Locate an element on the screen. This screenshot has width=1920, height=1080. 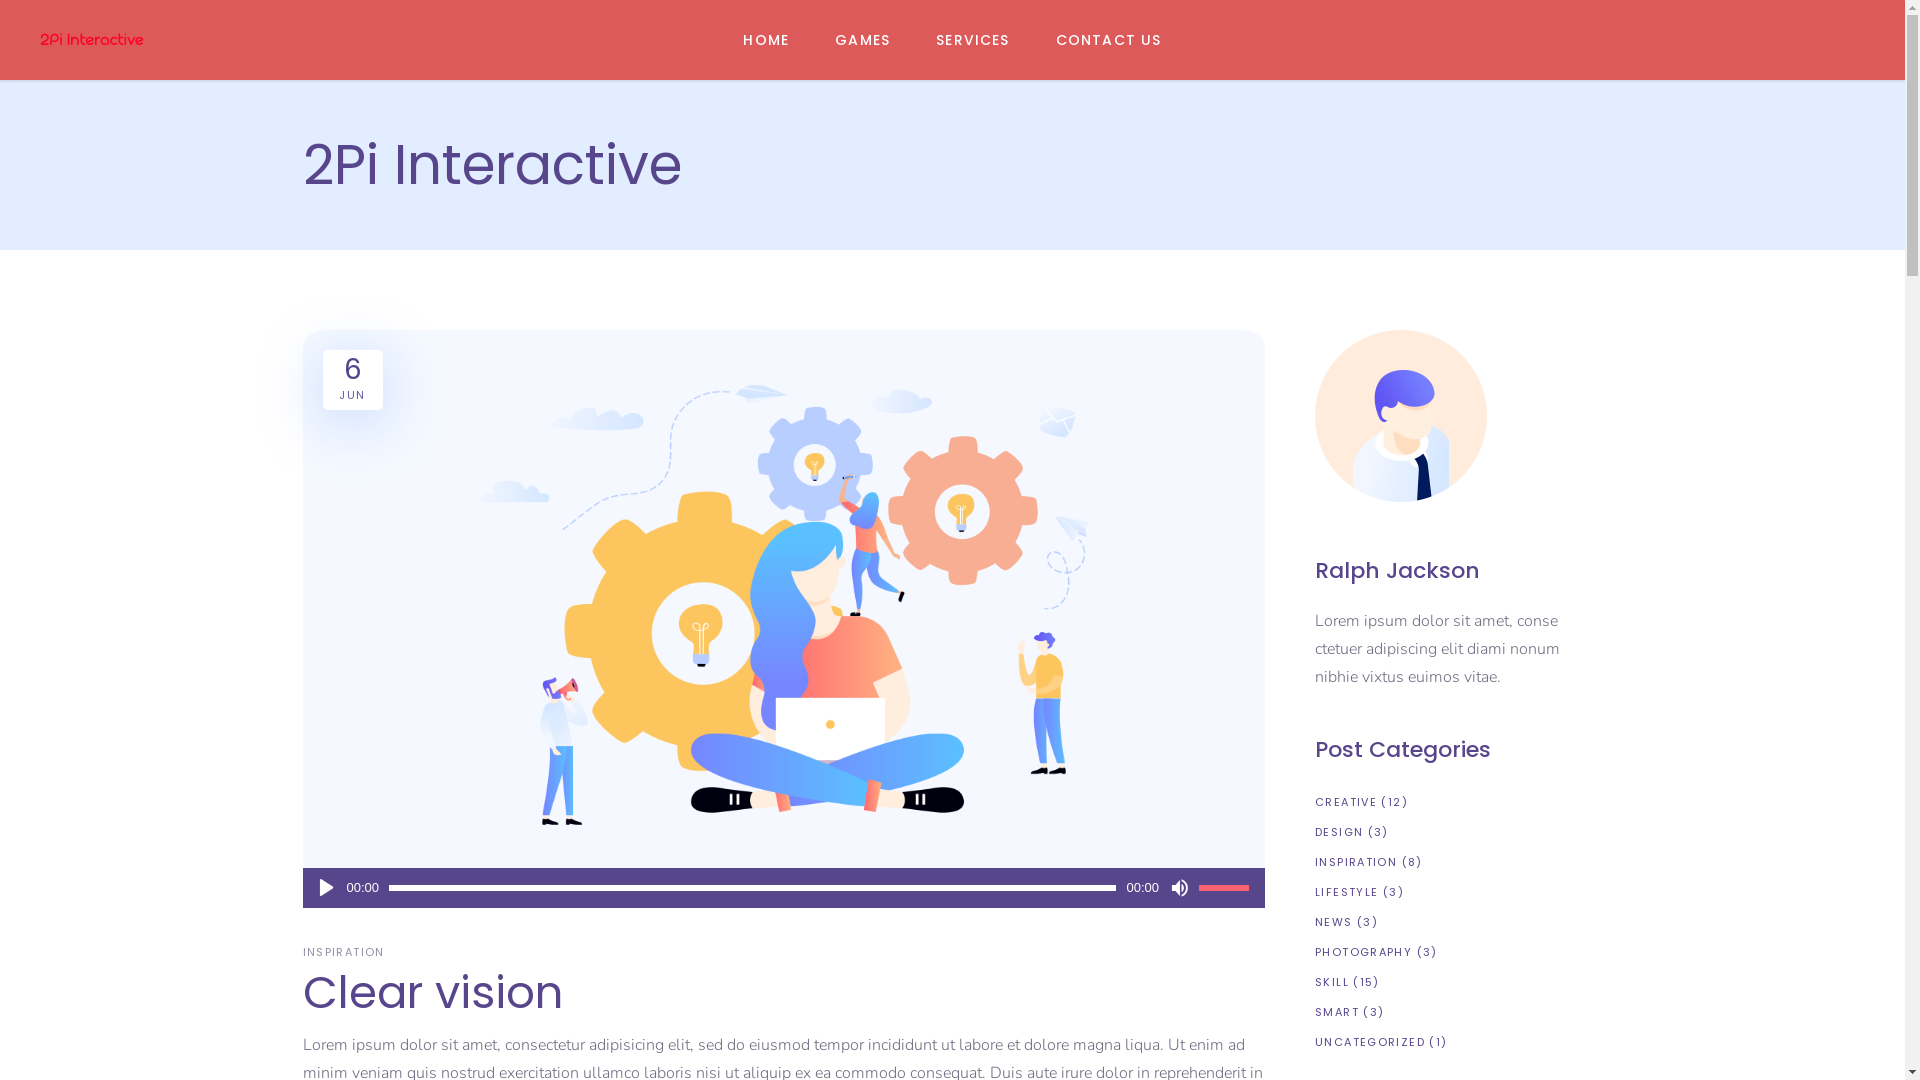
'SKILL' is located at coordinates (1315, 981).